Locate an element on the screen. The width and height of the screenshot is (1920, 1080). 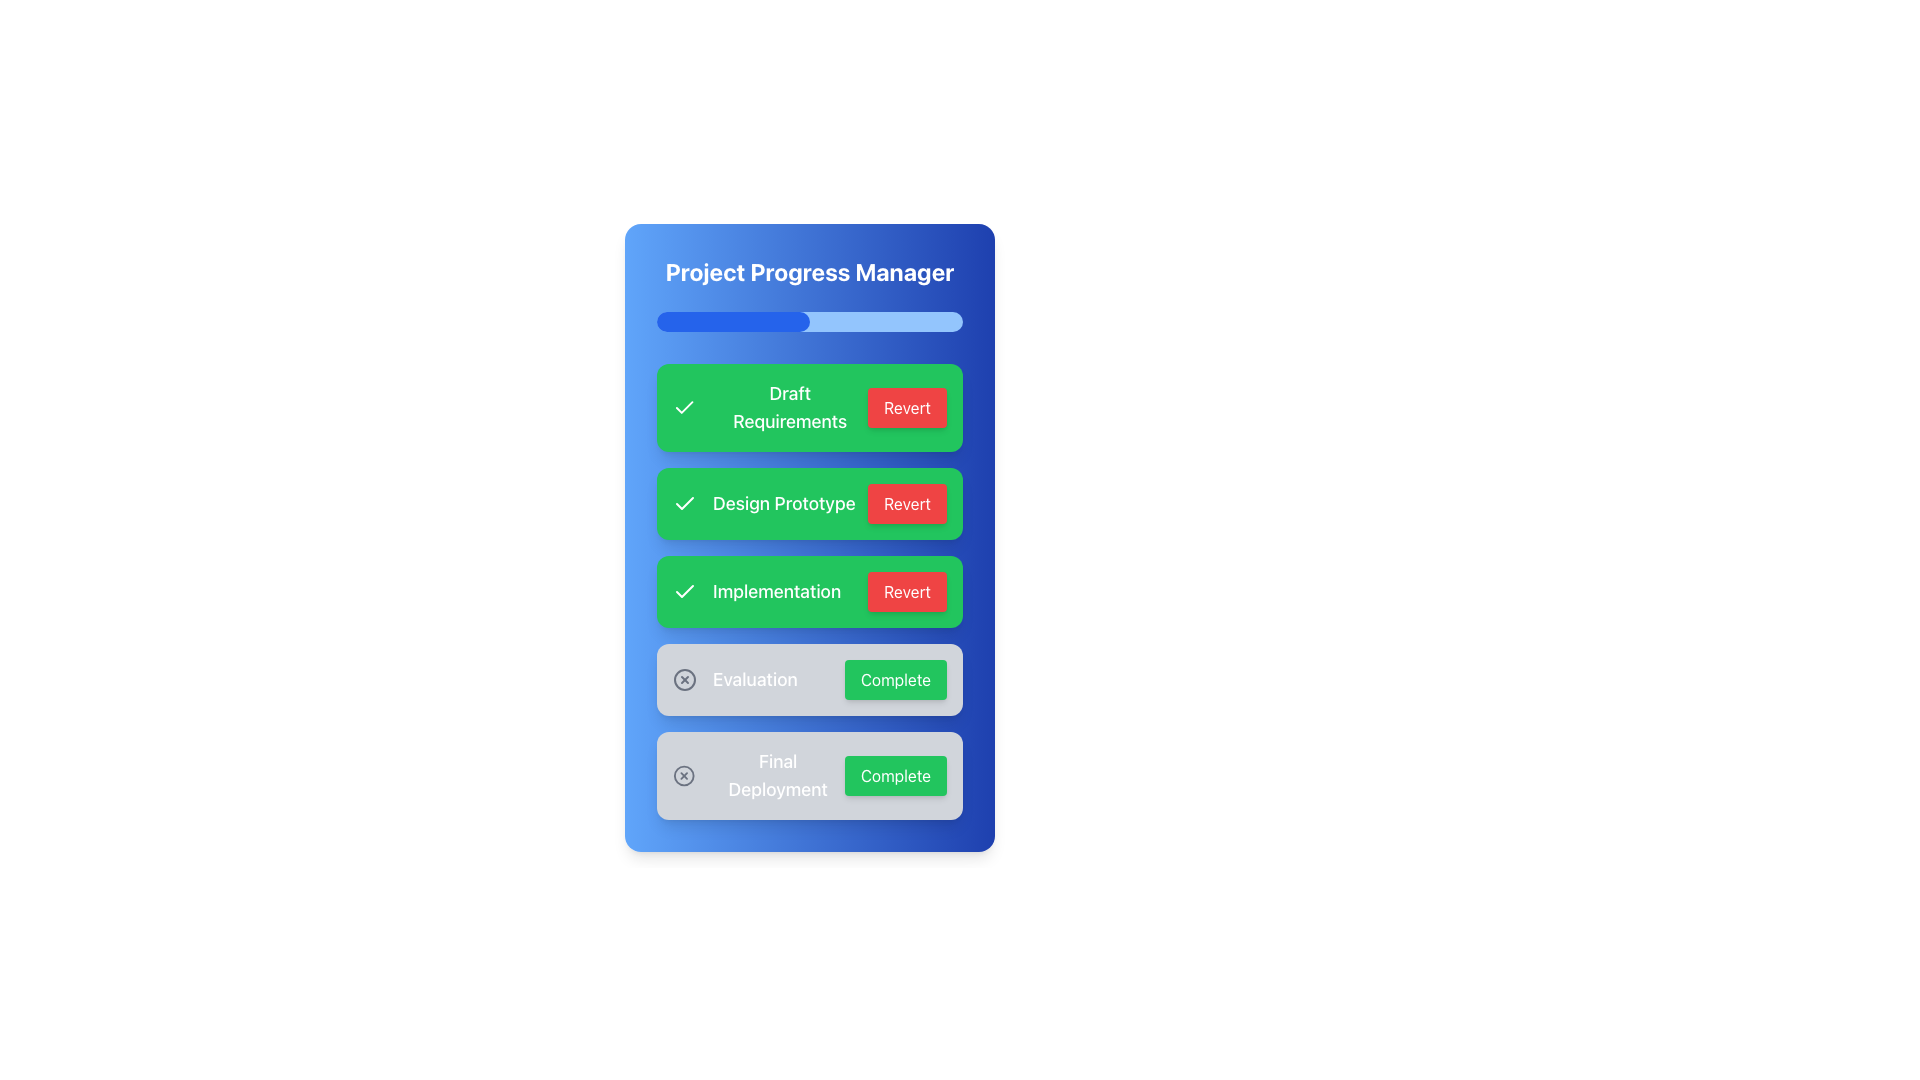
the group containing the checkmark icon and the text 'Implementation' is located at coordinates (756, 590).